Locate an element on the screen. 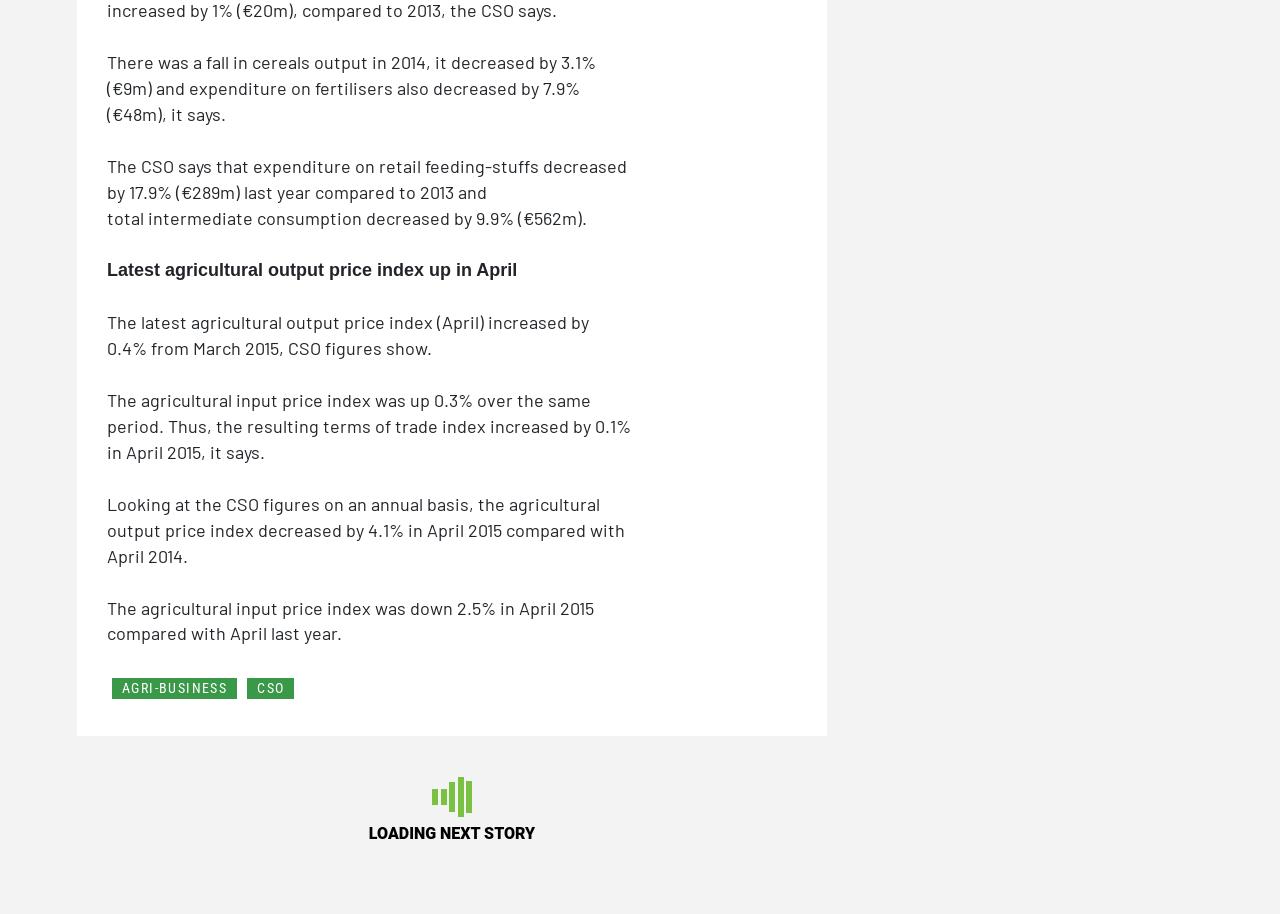  'The latest agricultural output price index (April) increased by 0.4% from March 2015, CSO figures show.' is located at coordinates (348, 333).